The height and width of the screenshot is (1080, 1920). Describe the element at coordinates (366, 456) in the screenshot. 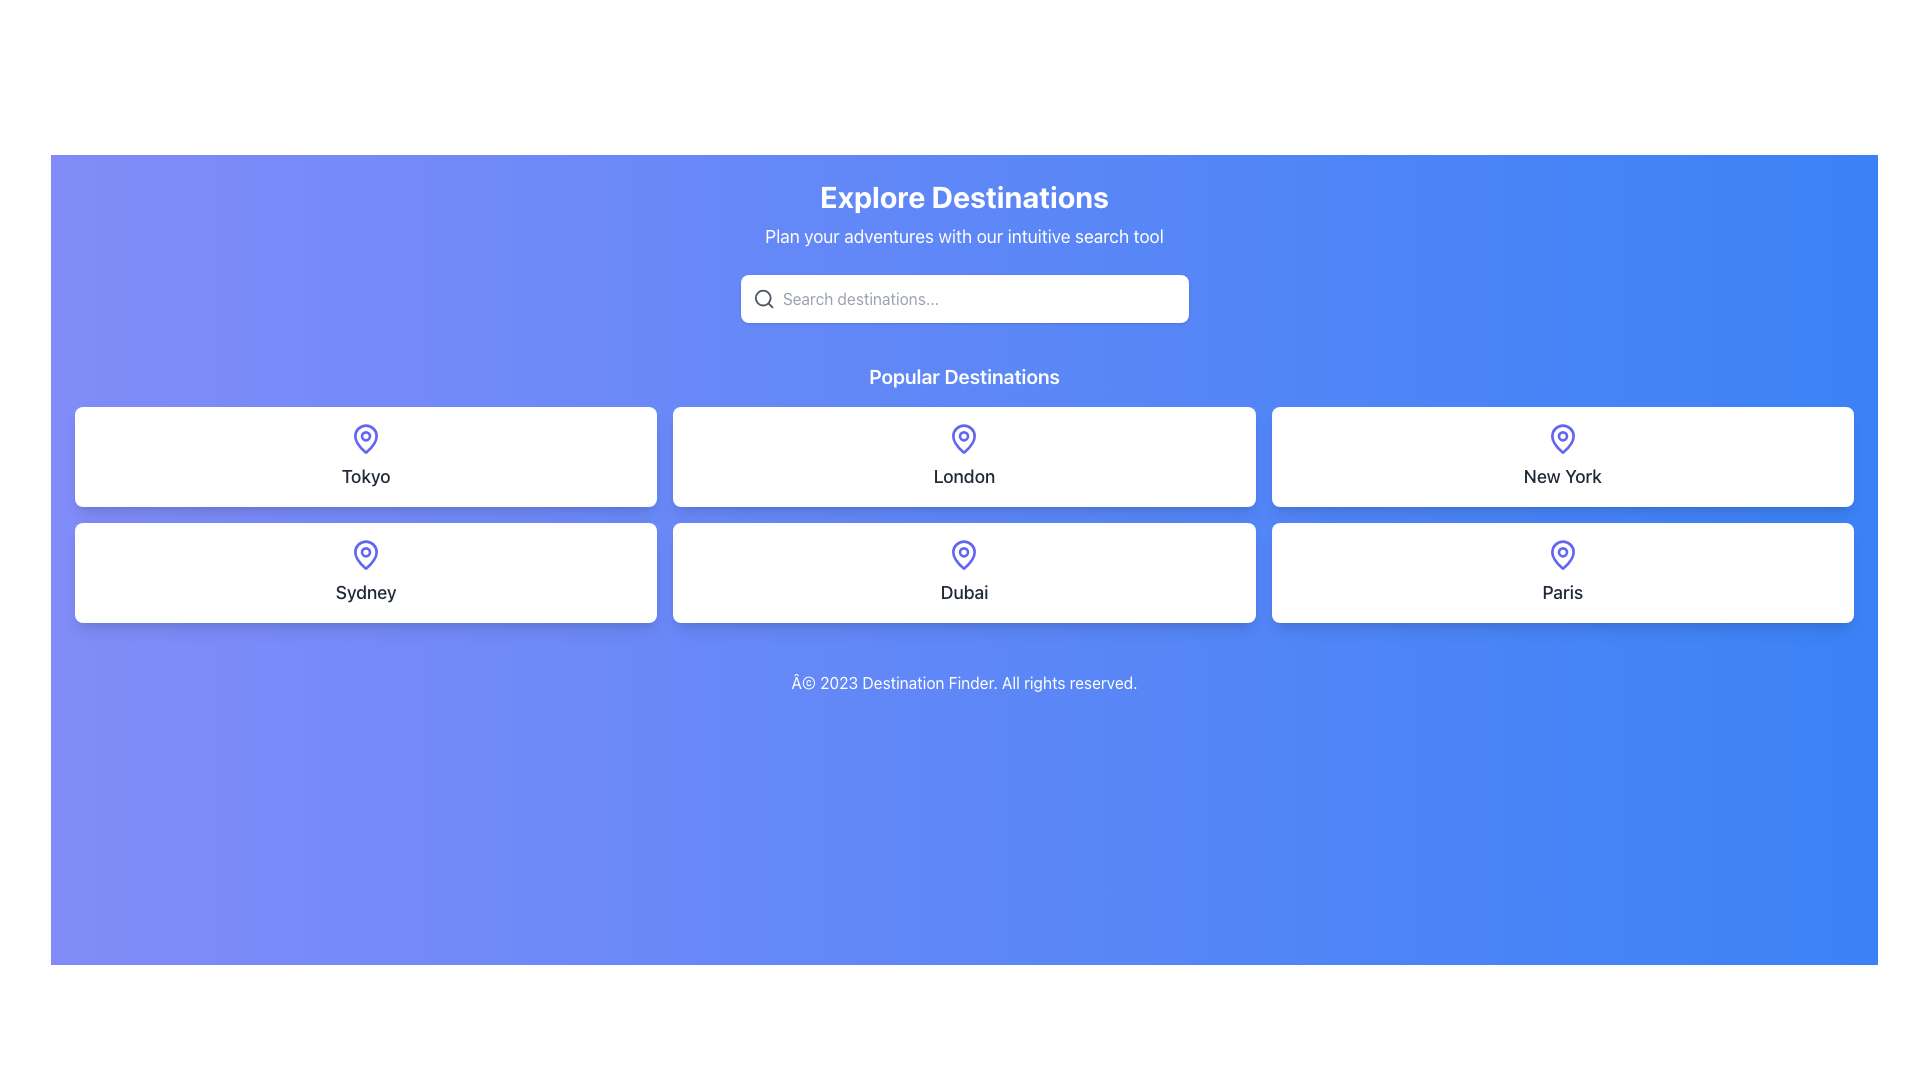

I see `the selectable card labeled 'Tokyo' which is the first tile in the grid layout, located at the top-left corner with a map pin icon` at that location.